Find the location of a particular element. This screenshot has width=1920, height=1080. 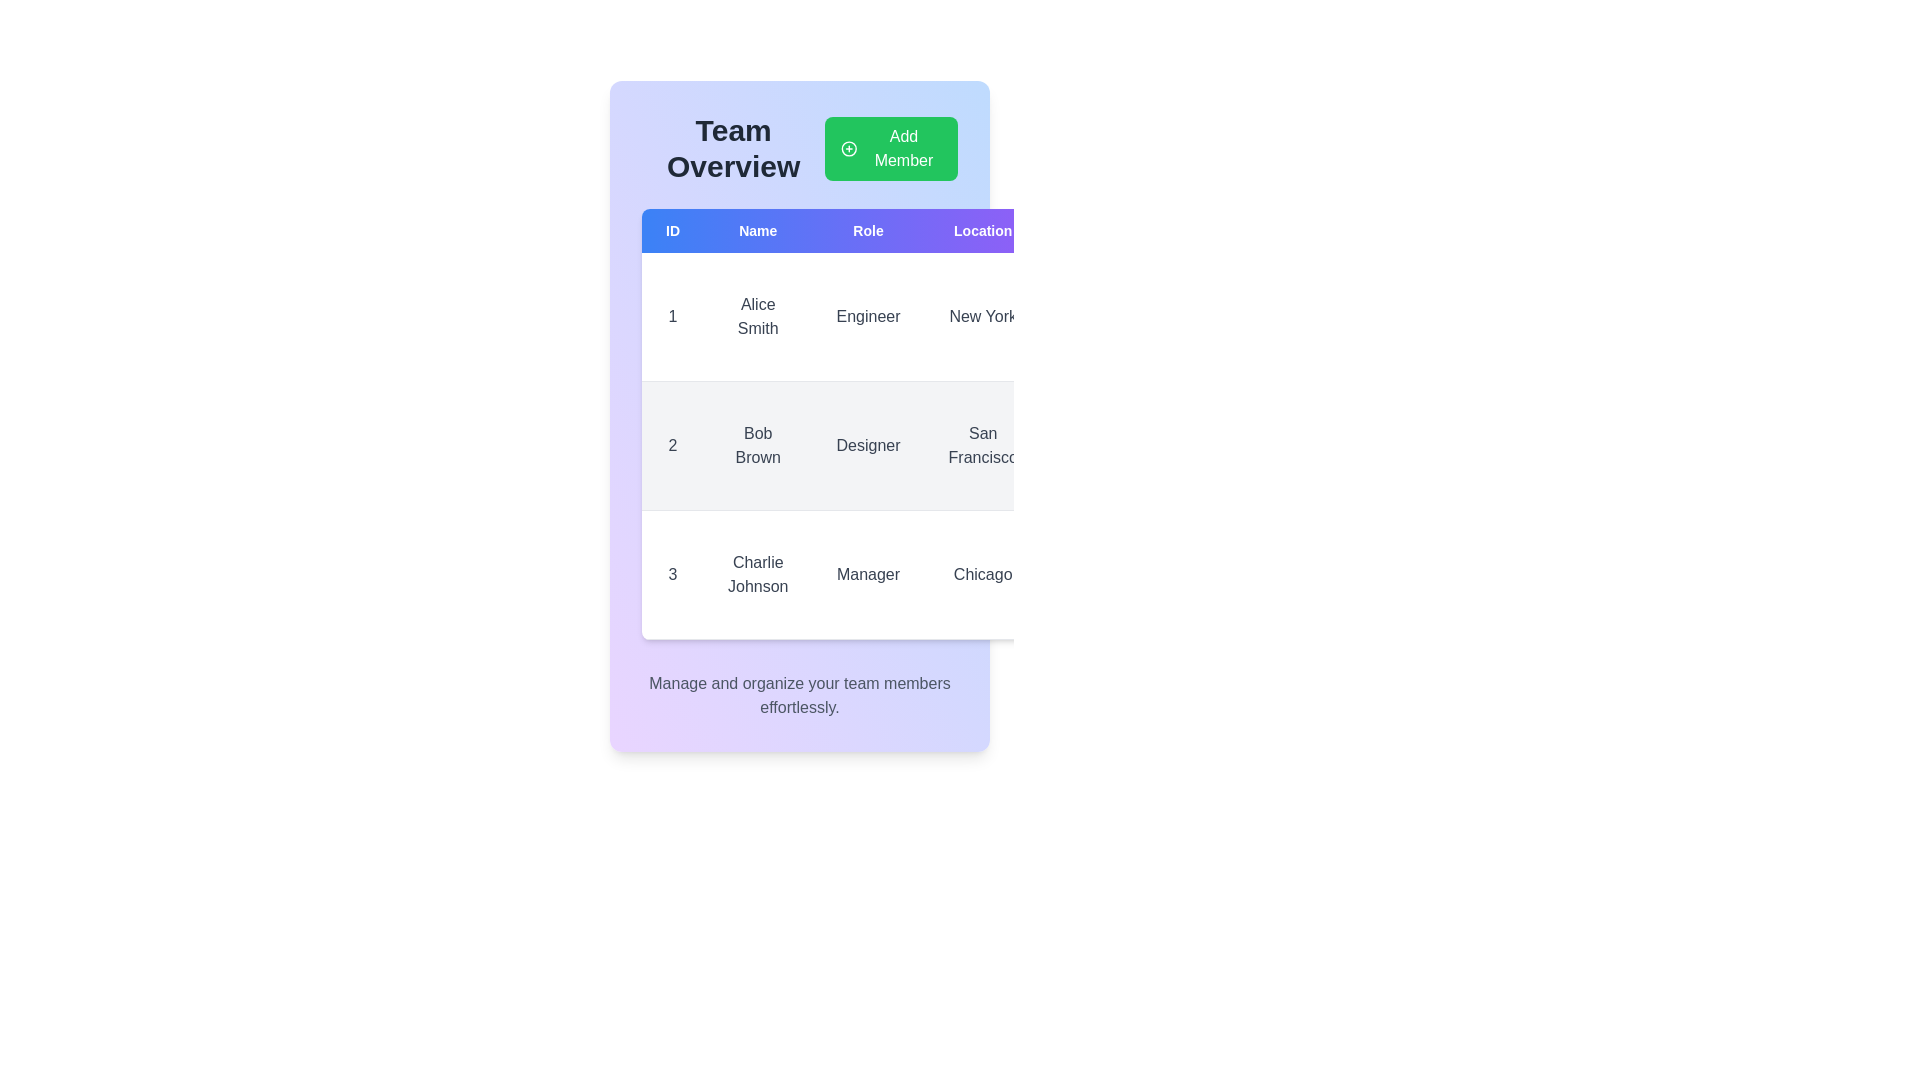

the text label displaying 'Bob Brown' in the second cell of the second row under the 'Name' column in a table layout is located at coordinates (757, 445).